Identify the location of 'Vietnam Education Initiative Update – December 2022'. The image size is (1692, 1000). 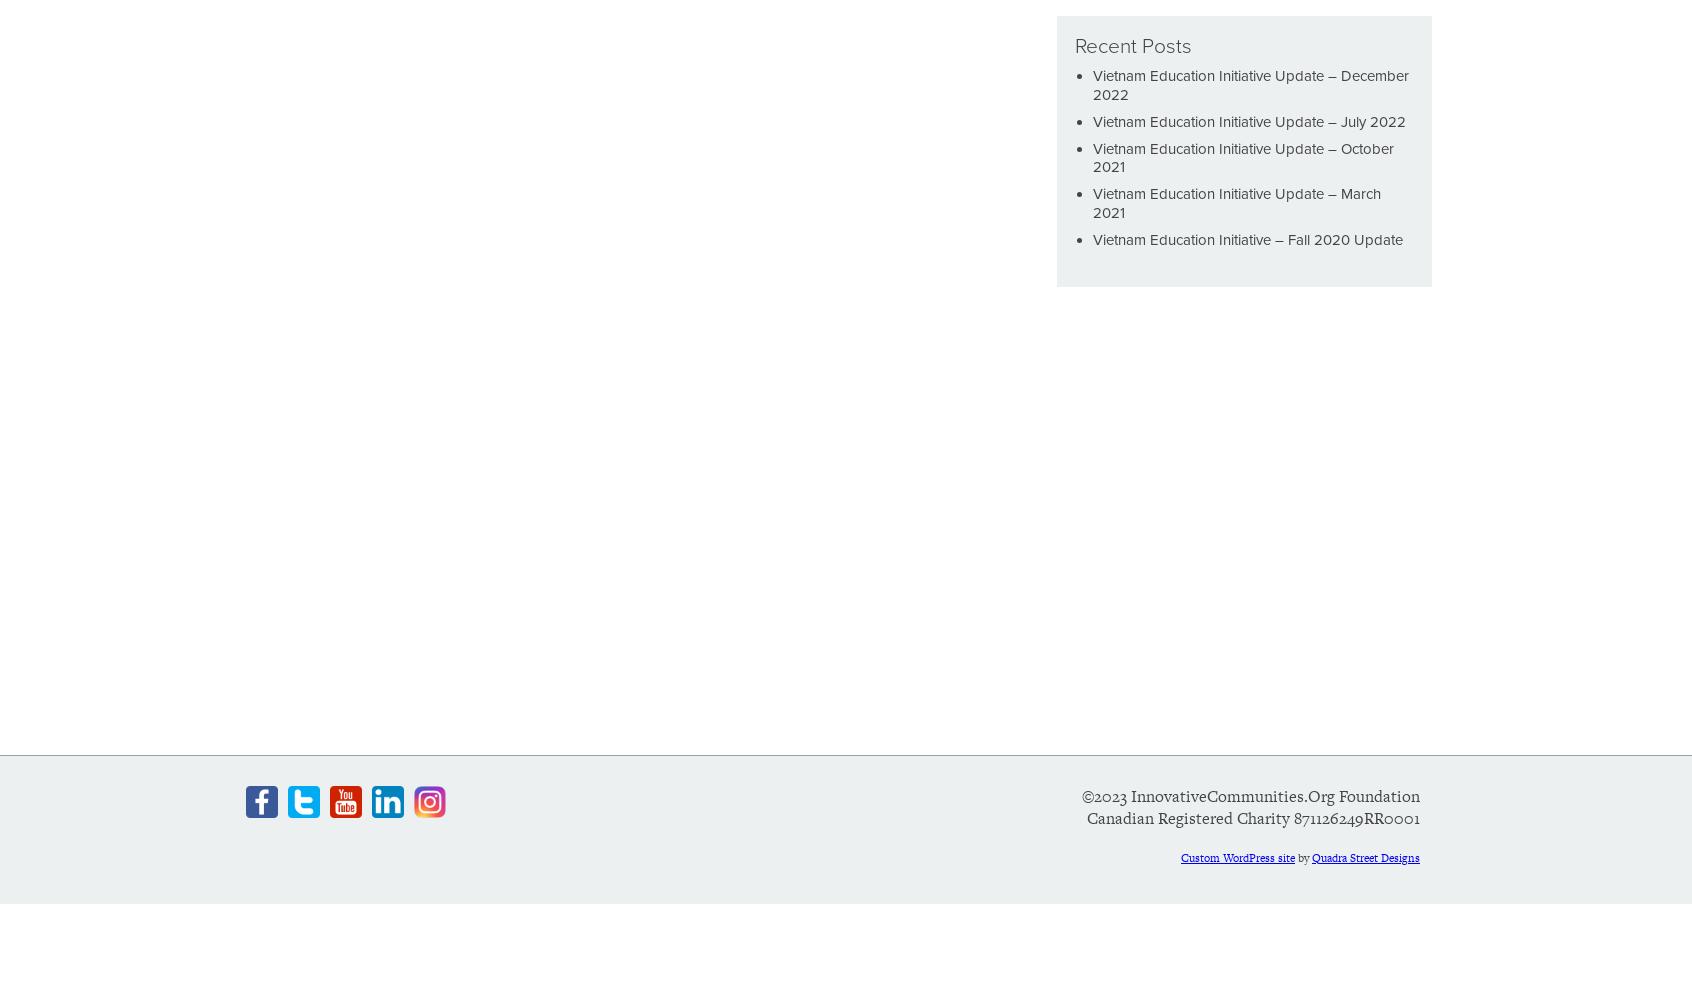
(1251, 84).